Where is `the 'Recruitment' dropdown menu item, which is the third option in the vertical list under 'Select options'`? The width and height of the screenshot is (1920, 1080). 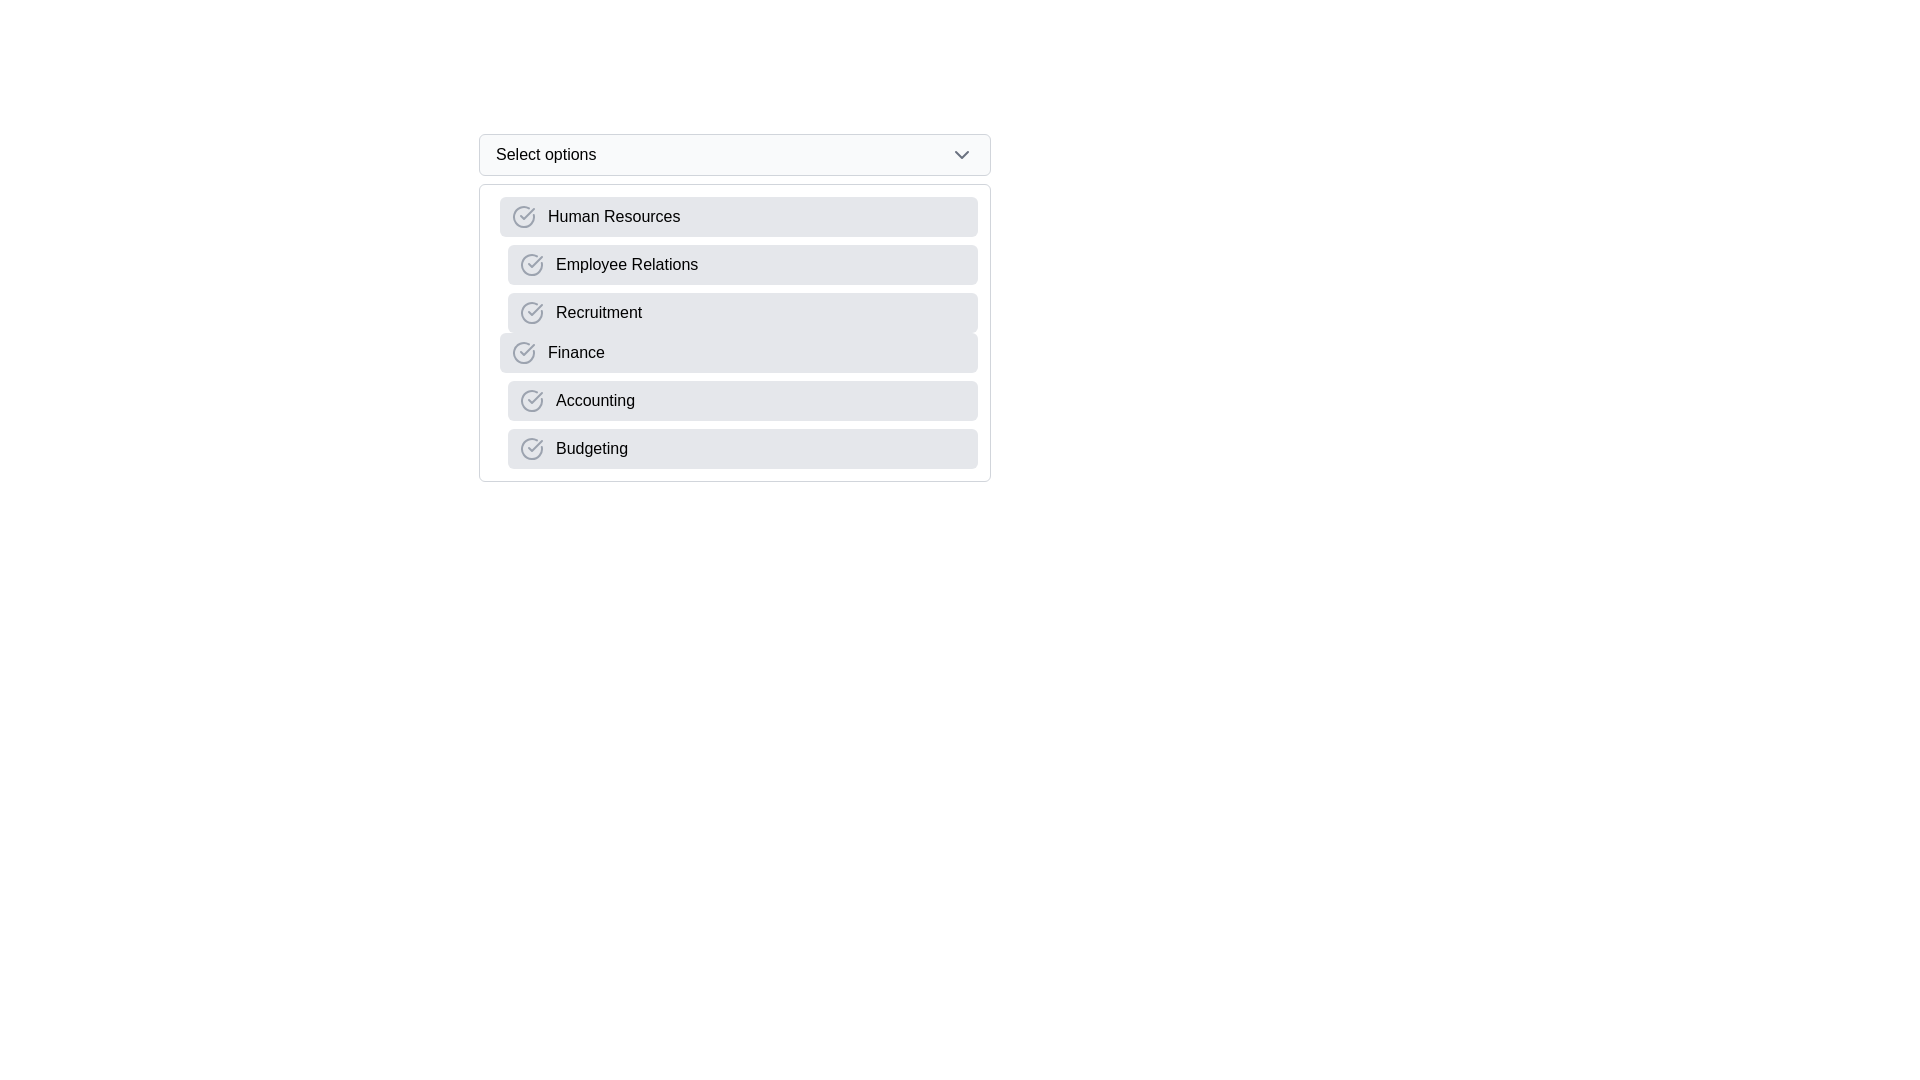
the 'Recruitment' dropdown menu item, which is the third option in the vertical list under 'Select options' is located at coordinates (742, 312).